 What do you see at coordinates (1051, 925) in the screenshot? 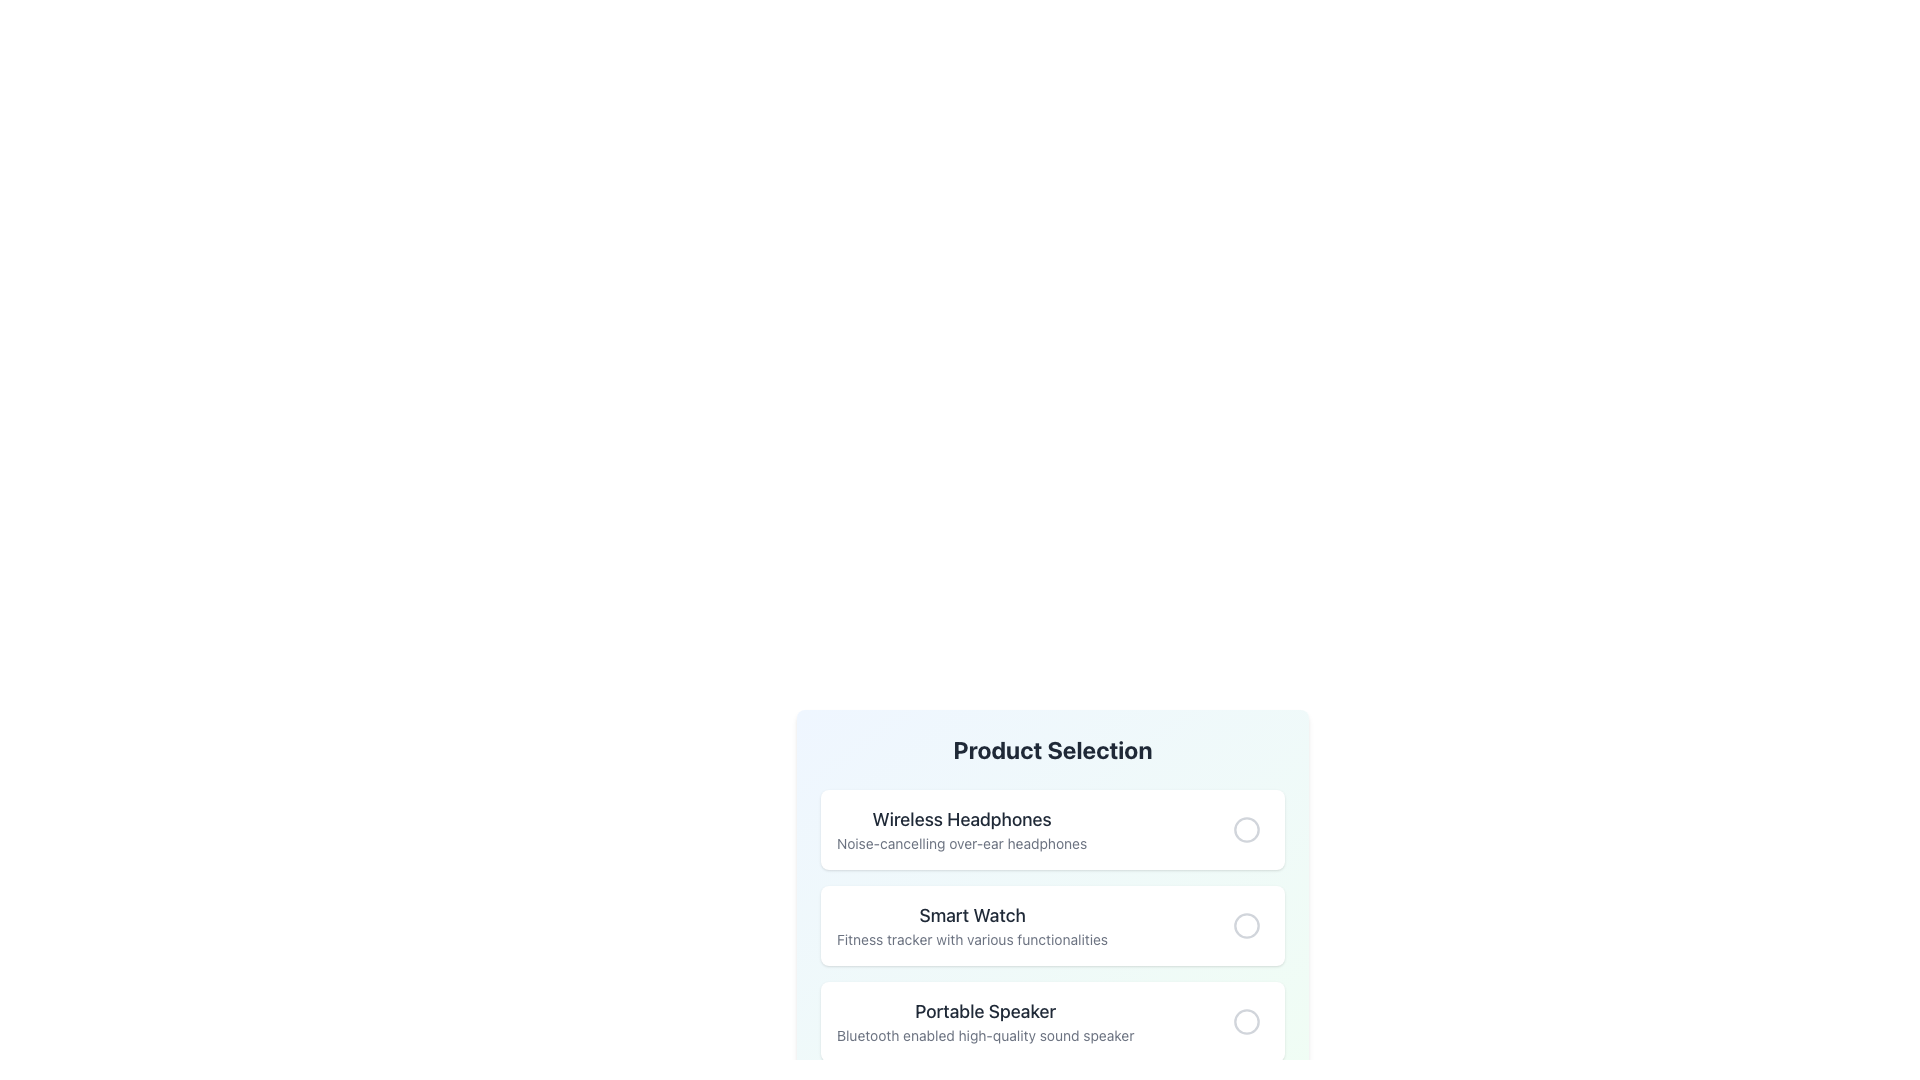
I see `description of the Information Card, which features 'Smart Watch' in bold and a circular button on the right side` at bounding box center [1051, 925].